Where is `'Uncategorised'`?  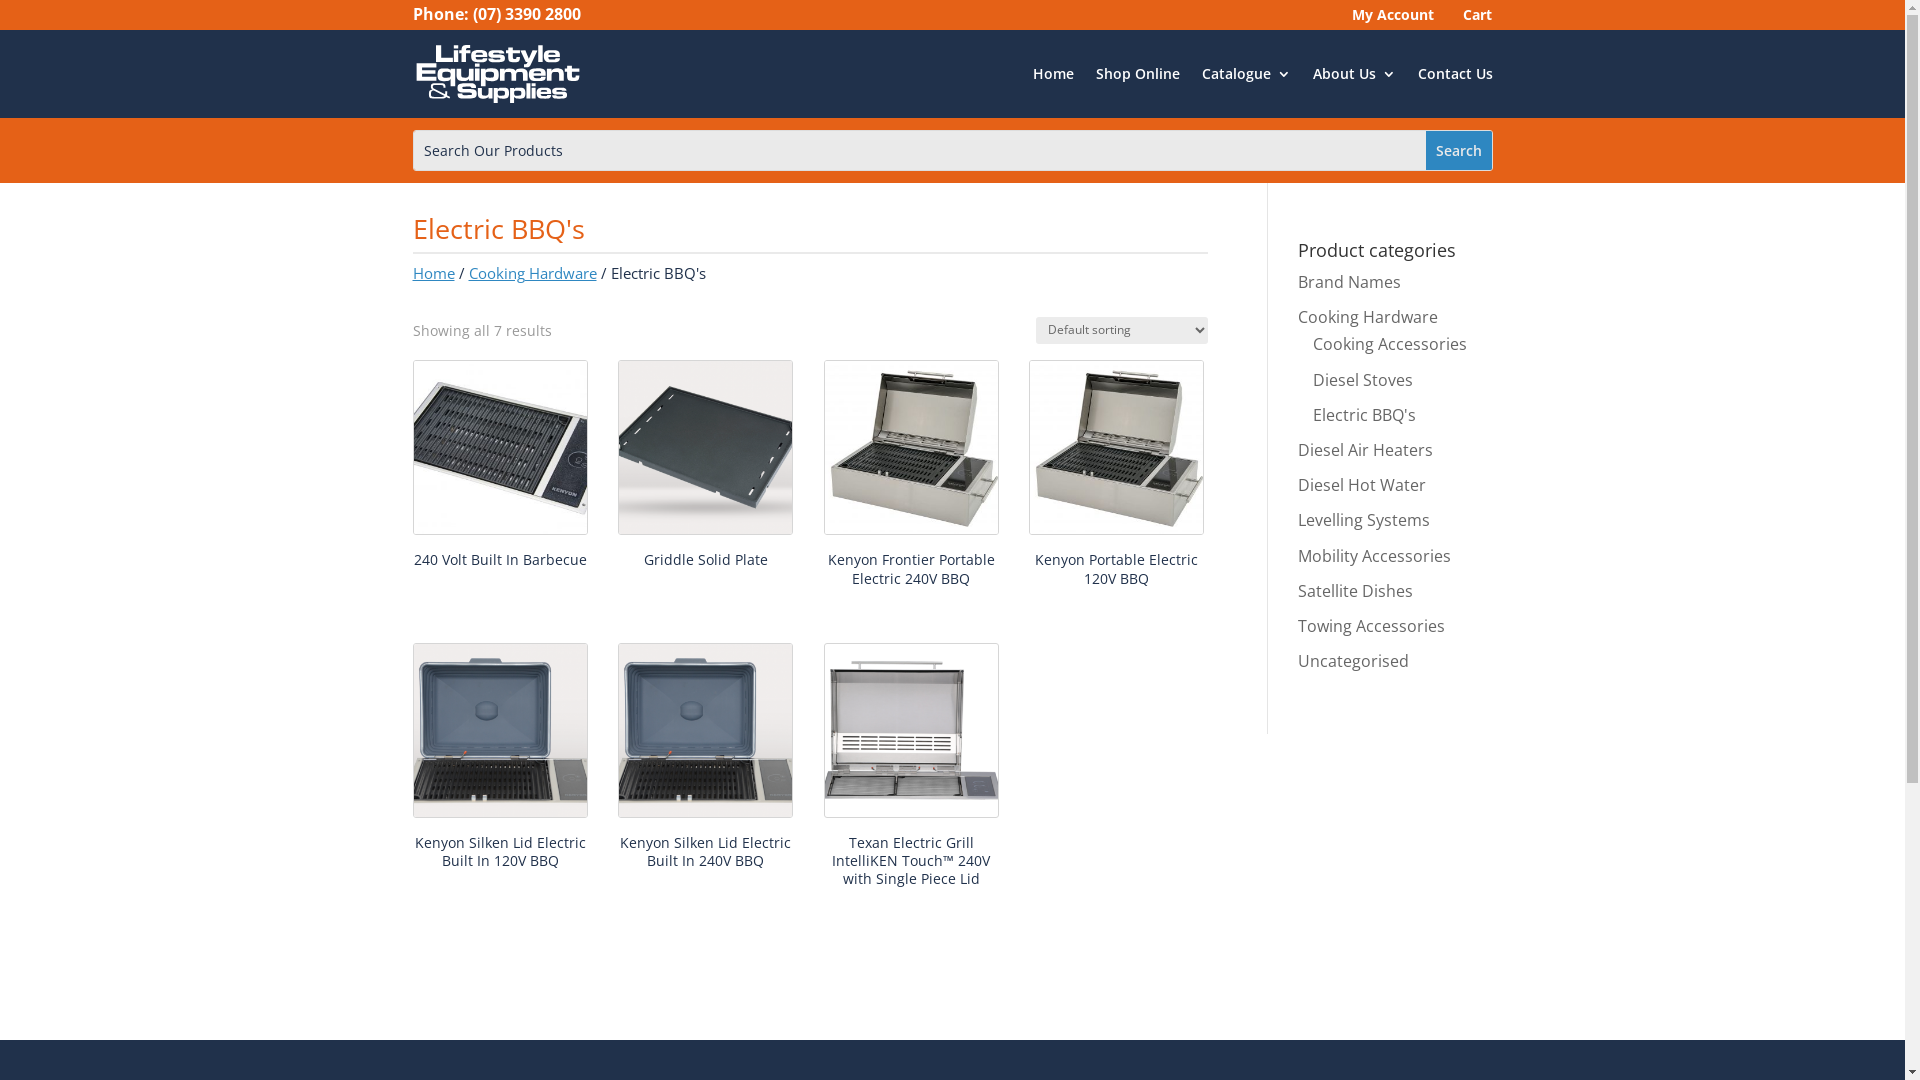
'Uncategorised' is located at coordinates (1353, 660).